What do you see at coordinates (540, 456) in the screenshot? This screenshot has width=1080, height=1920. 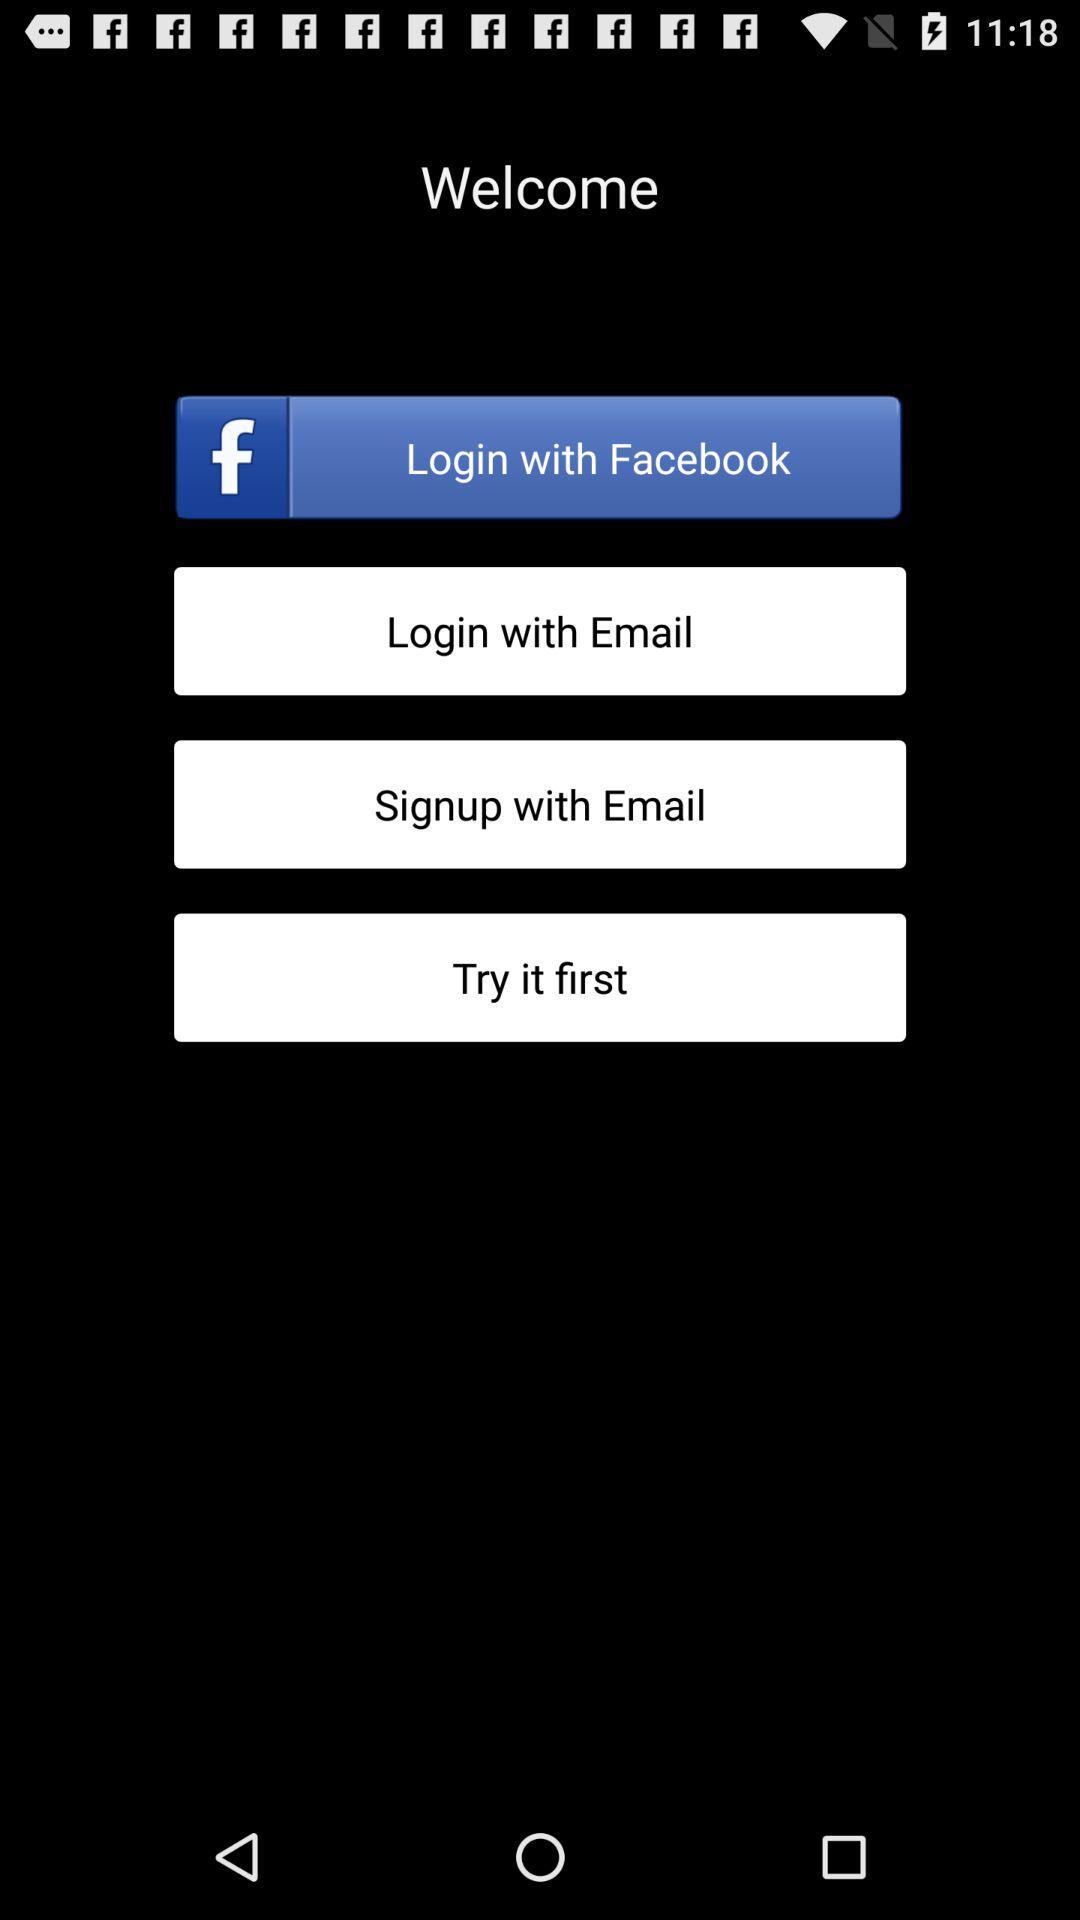 I see `log into facebook` at bounding box center [540, 456].